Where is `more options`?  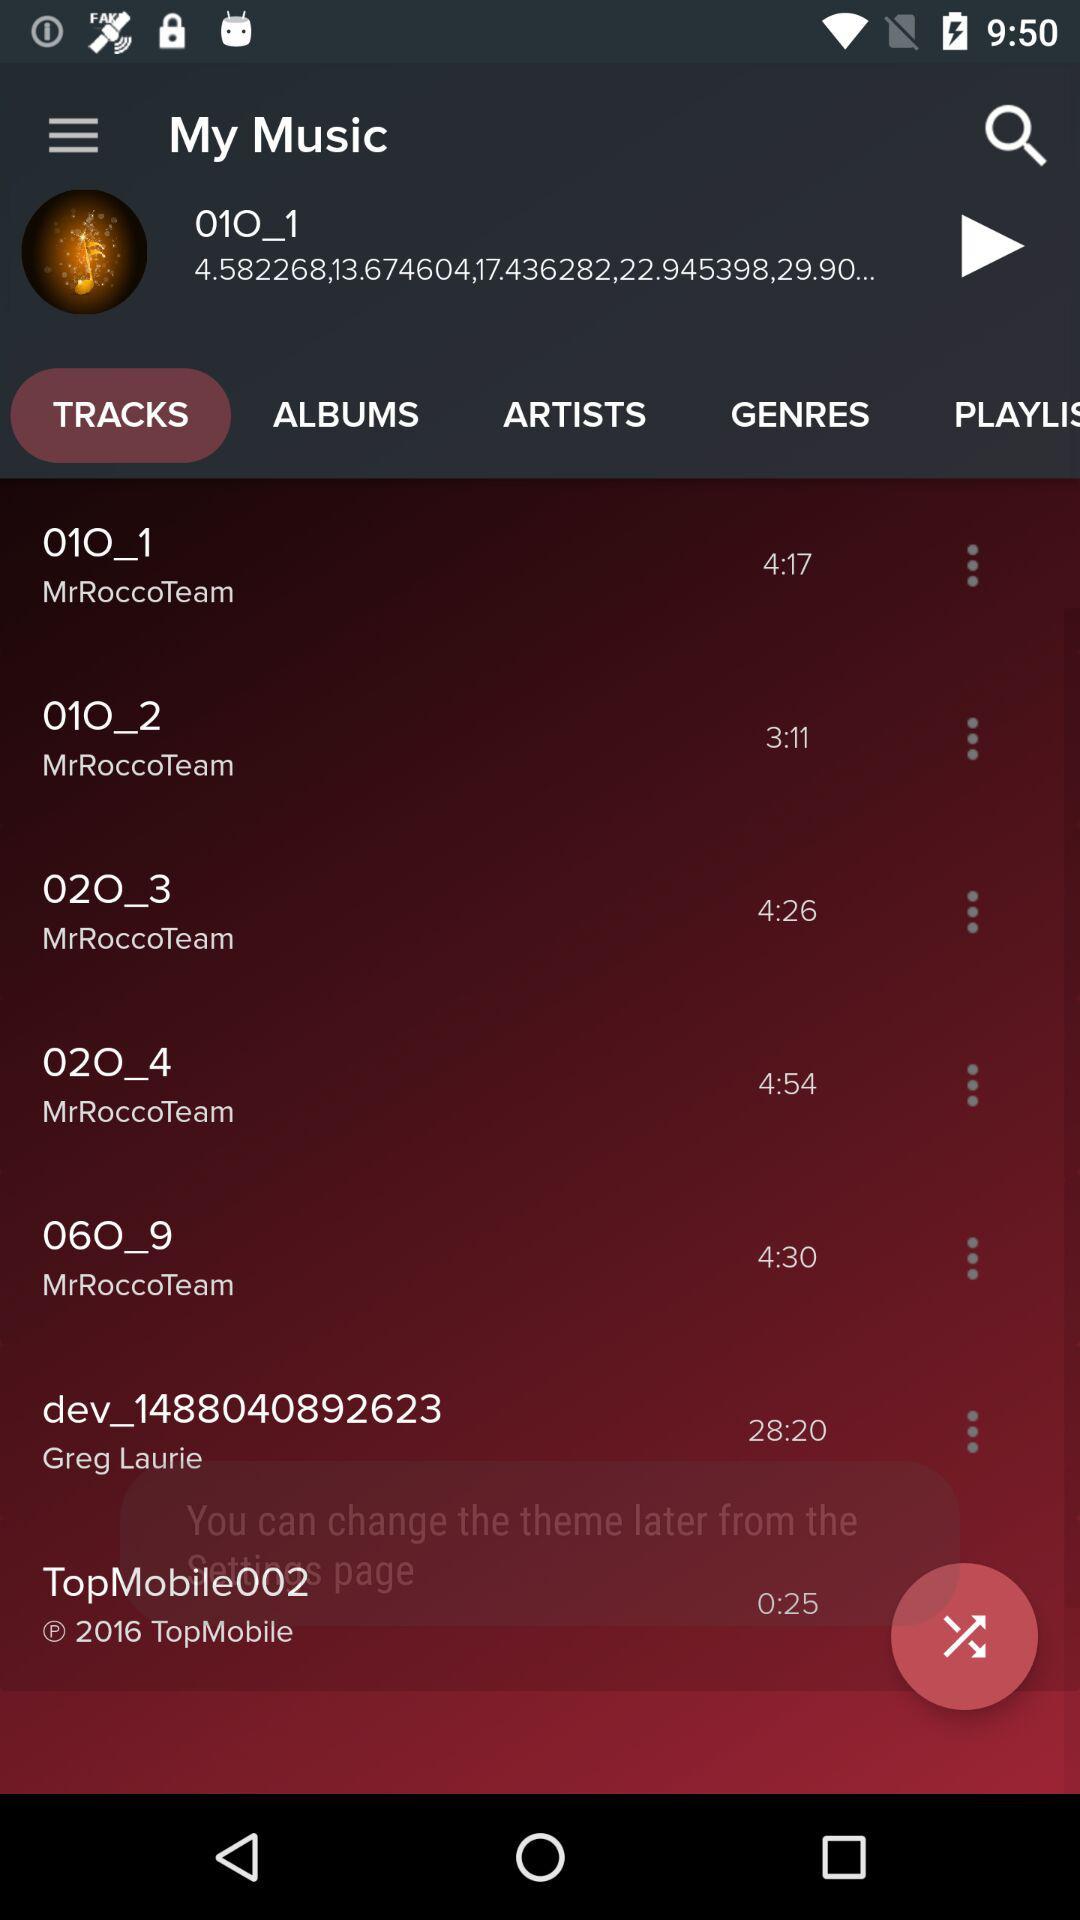 more options is located at coordinates (971, 1083).